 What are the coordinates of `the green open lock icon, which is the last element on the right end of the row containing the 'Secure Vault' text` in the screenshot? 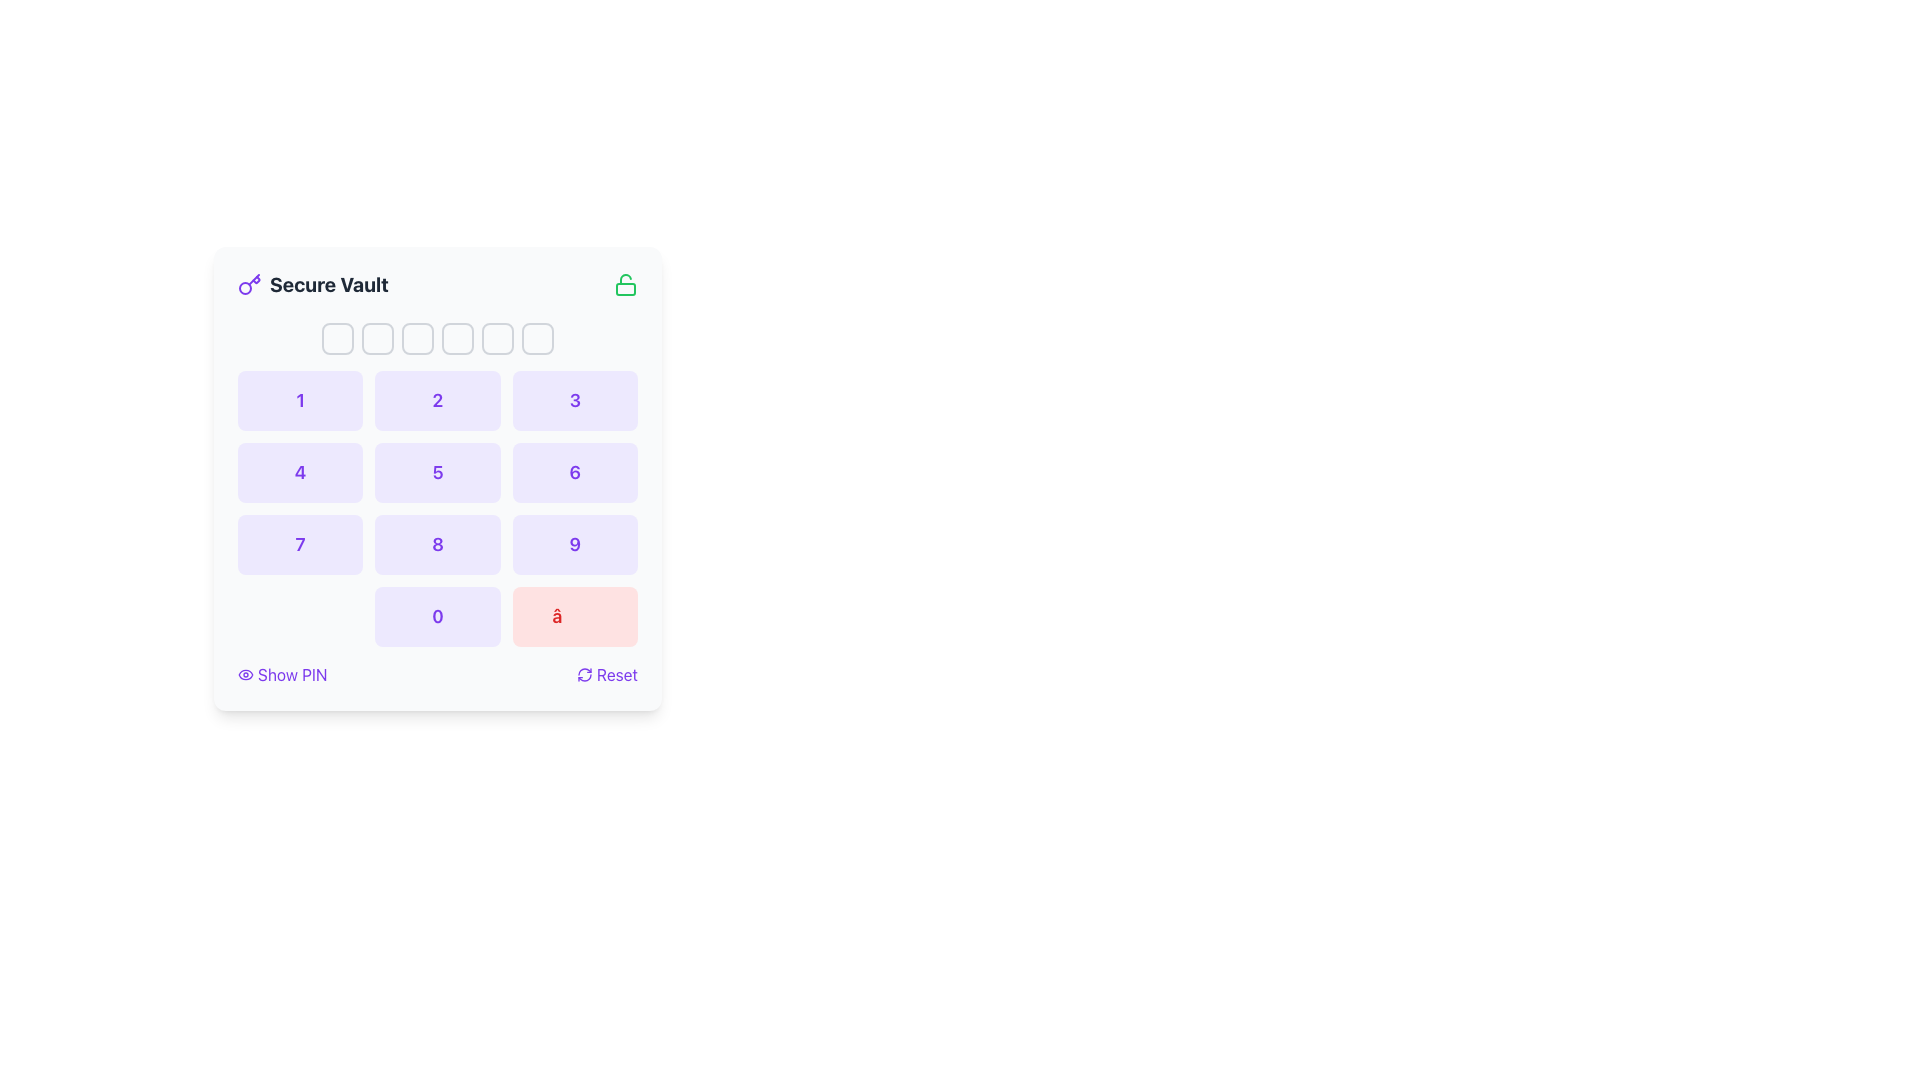 It's located at (624, 285).